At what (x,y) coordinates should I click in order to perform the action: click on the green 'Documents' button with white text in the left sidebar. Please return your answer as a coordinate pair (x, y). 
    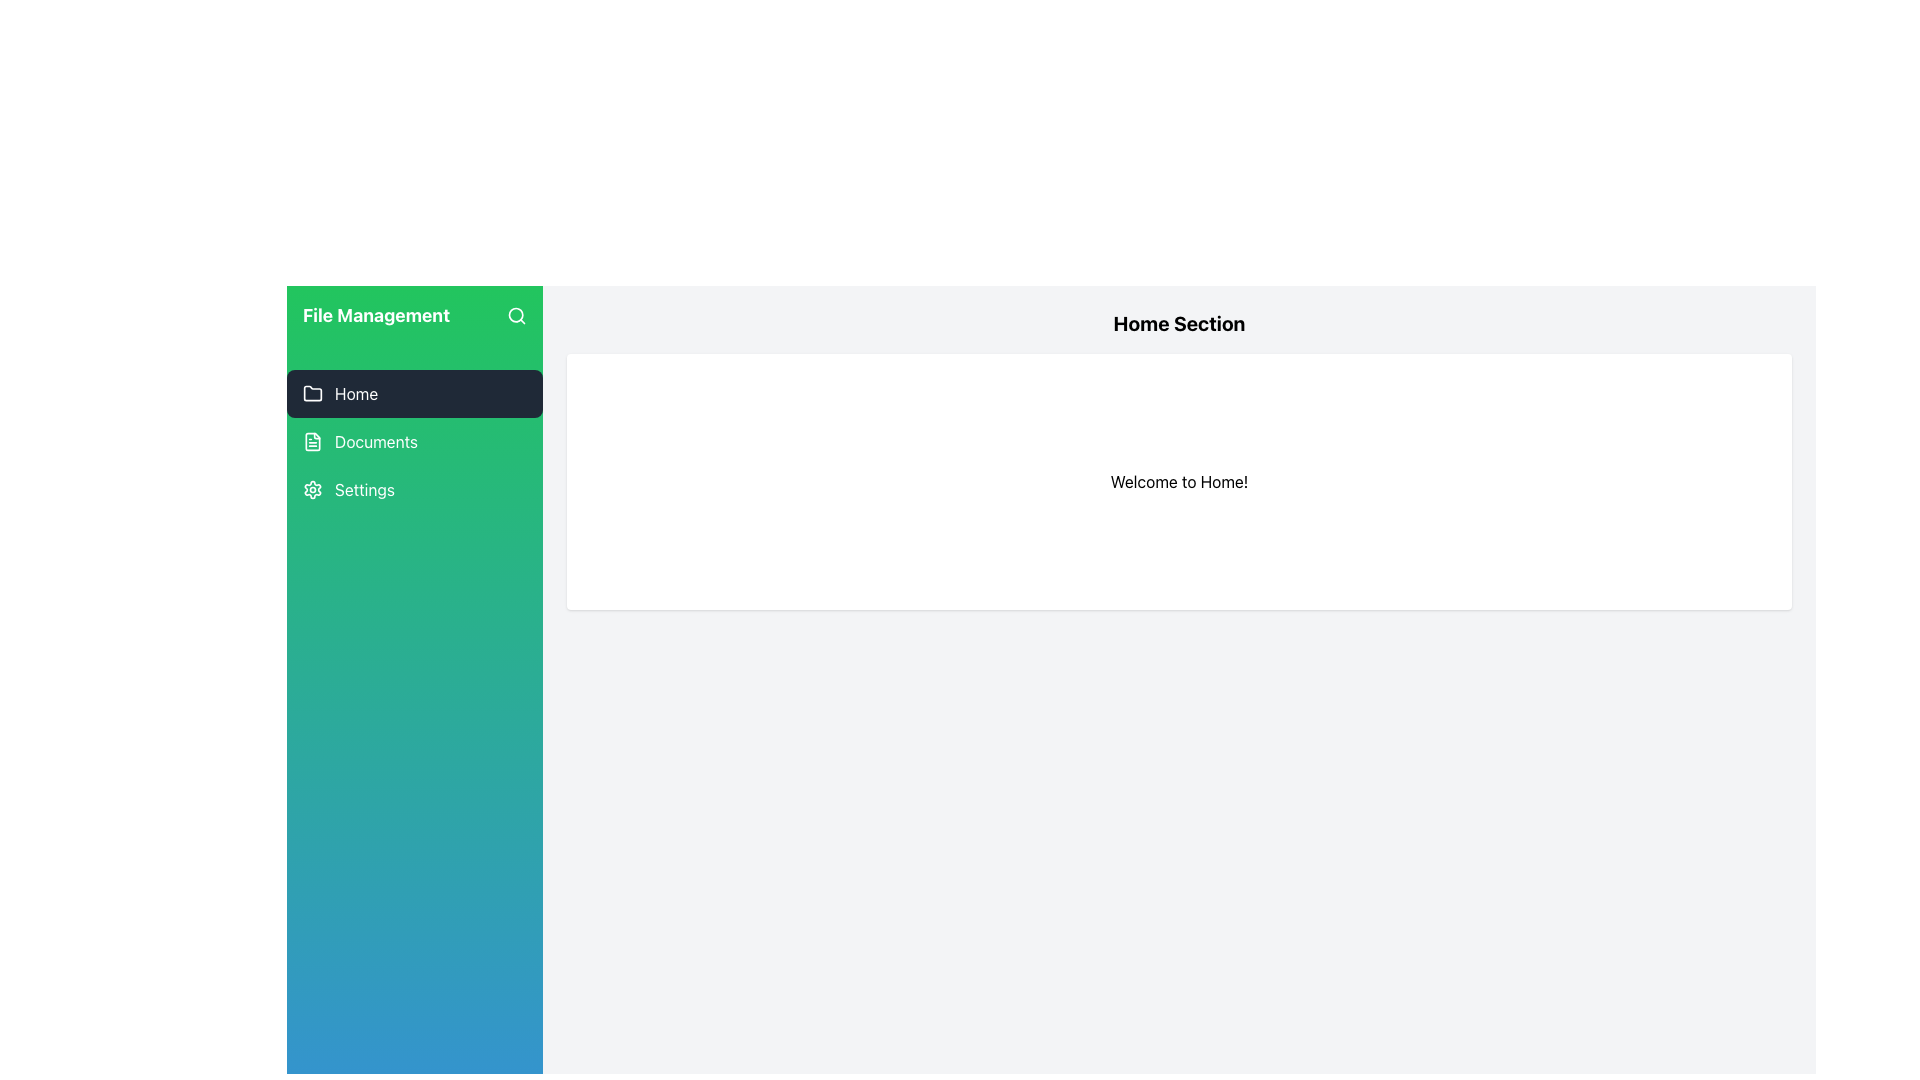
    Looking at the image, I should click on (413, 441).